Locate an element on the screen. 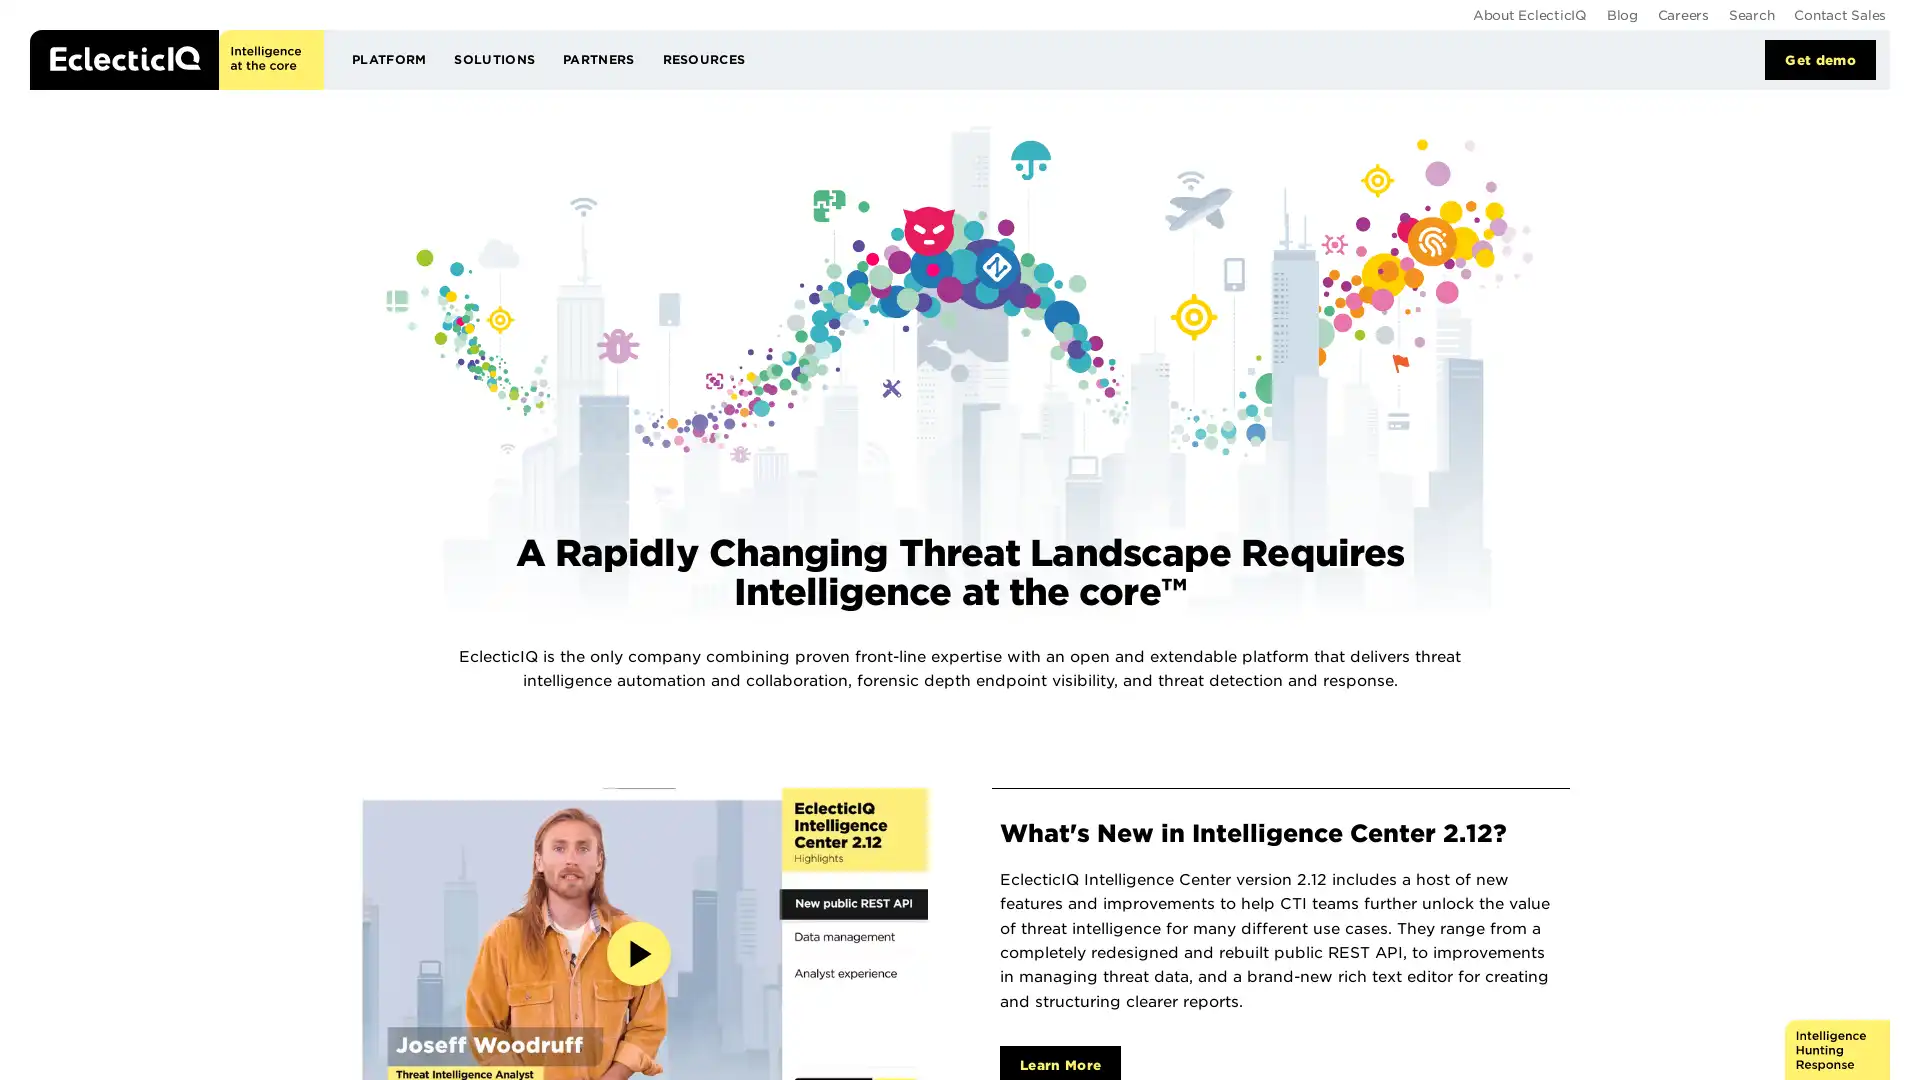 Image resolution: width=1920 pixels, height=1080 pixels. Continue is located at coordinates (1262, 135).